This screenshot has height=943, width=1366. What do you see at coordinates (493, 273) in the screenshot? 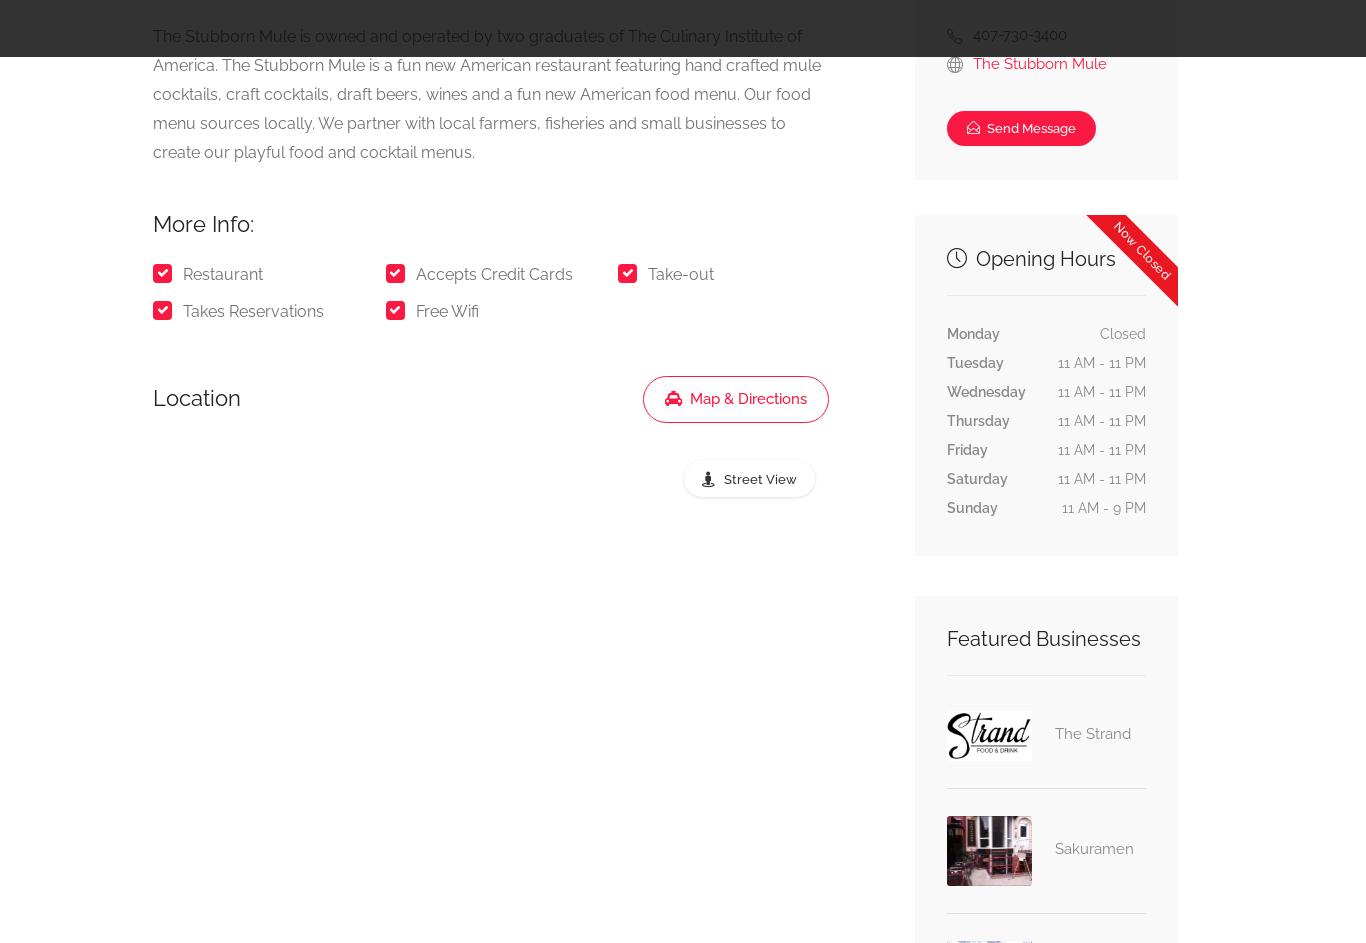
I see `'Accepts Credit Cards'` at bounding box center [493, 273].